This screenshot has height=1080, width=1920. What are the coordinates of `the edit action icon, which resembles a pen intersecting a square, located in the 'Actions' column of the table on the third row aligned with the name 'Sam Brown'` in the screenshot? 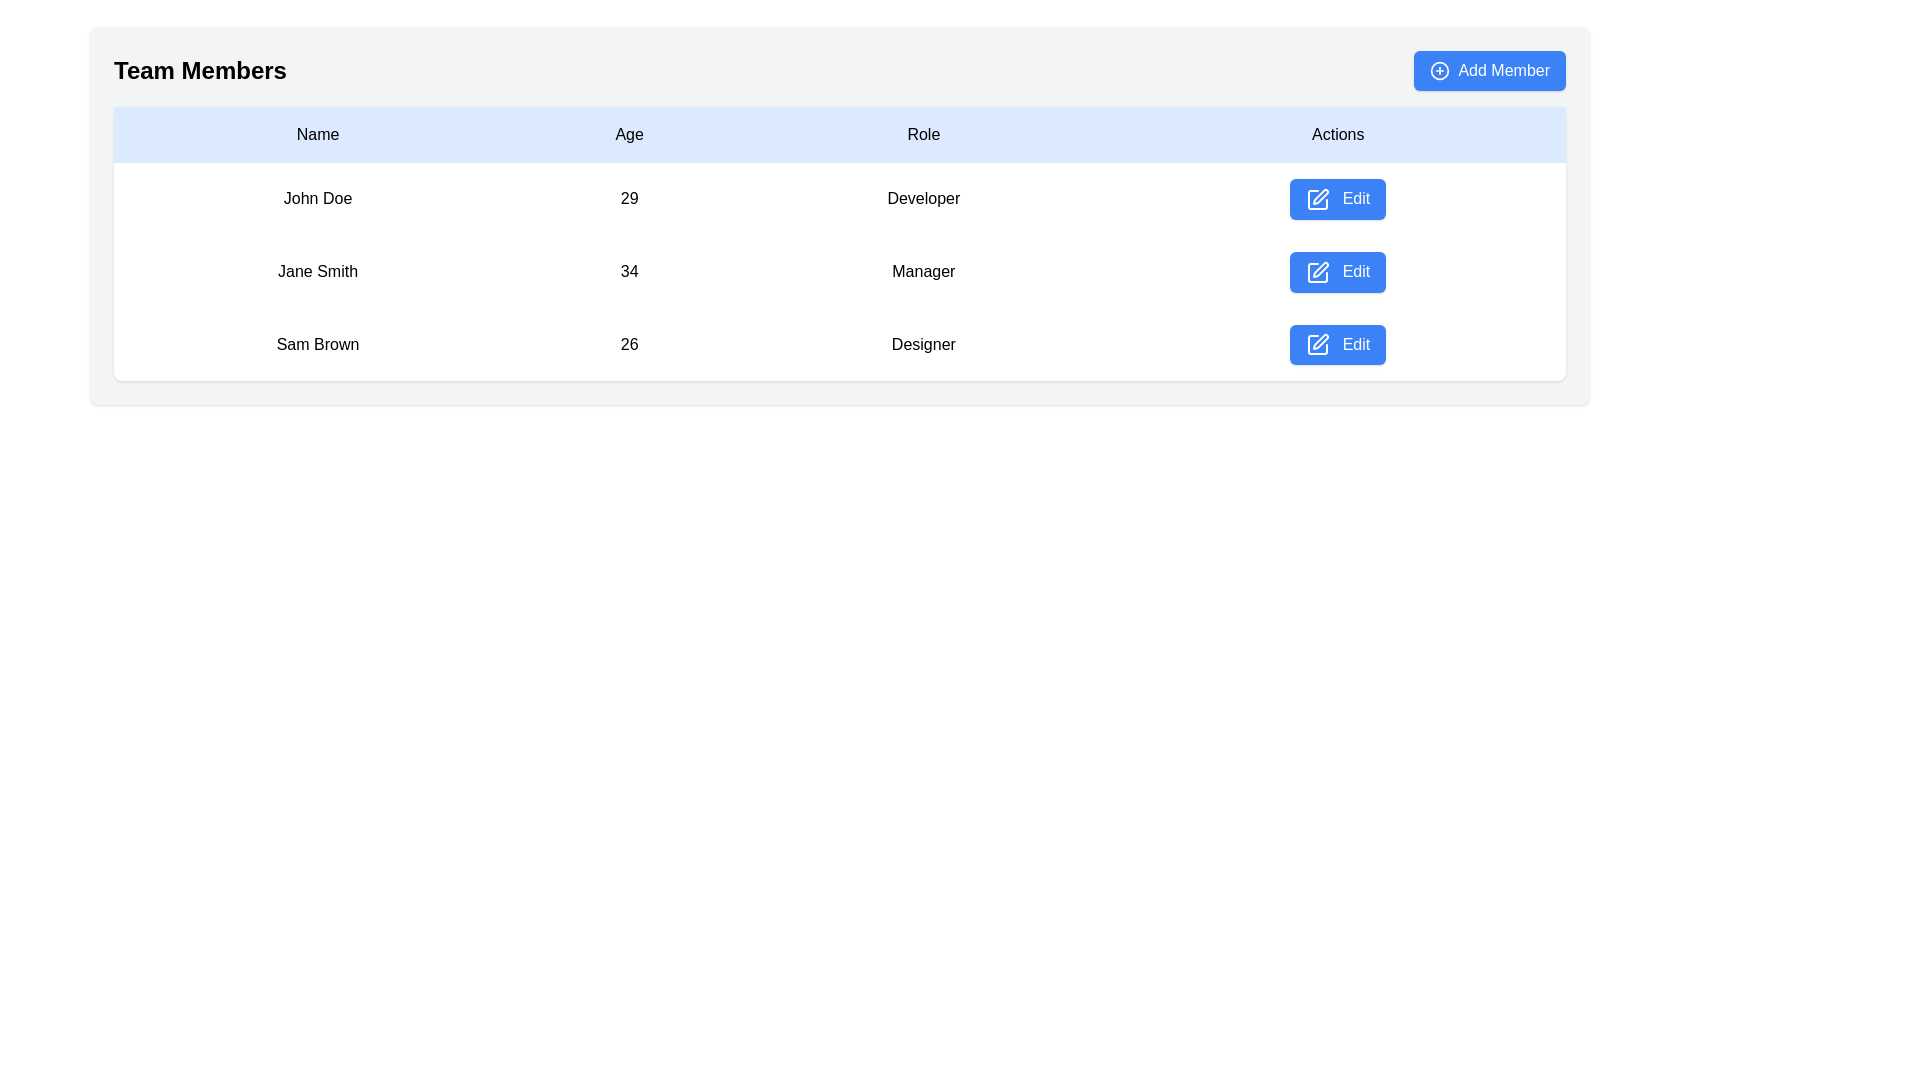 It's located at (1321, 341).